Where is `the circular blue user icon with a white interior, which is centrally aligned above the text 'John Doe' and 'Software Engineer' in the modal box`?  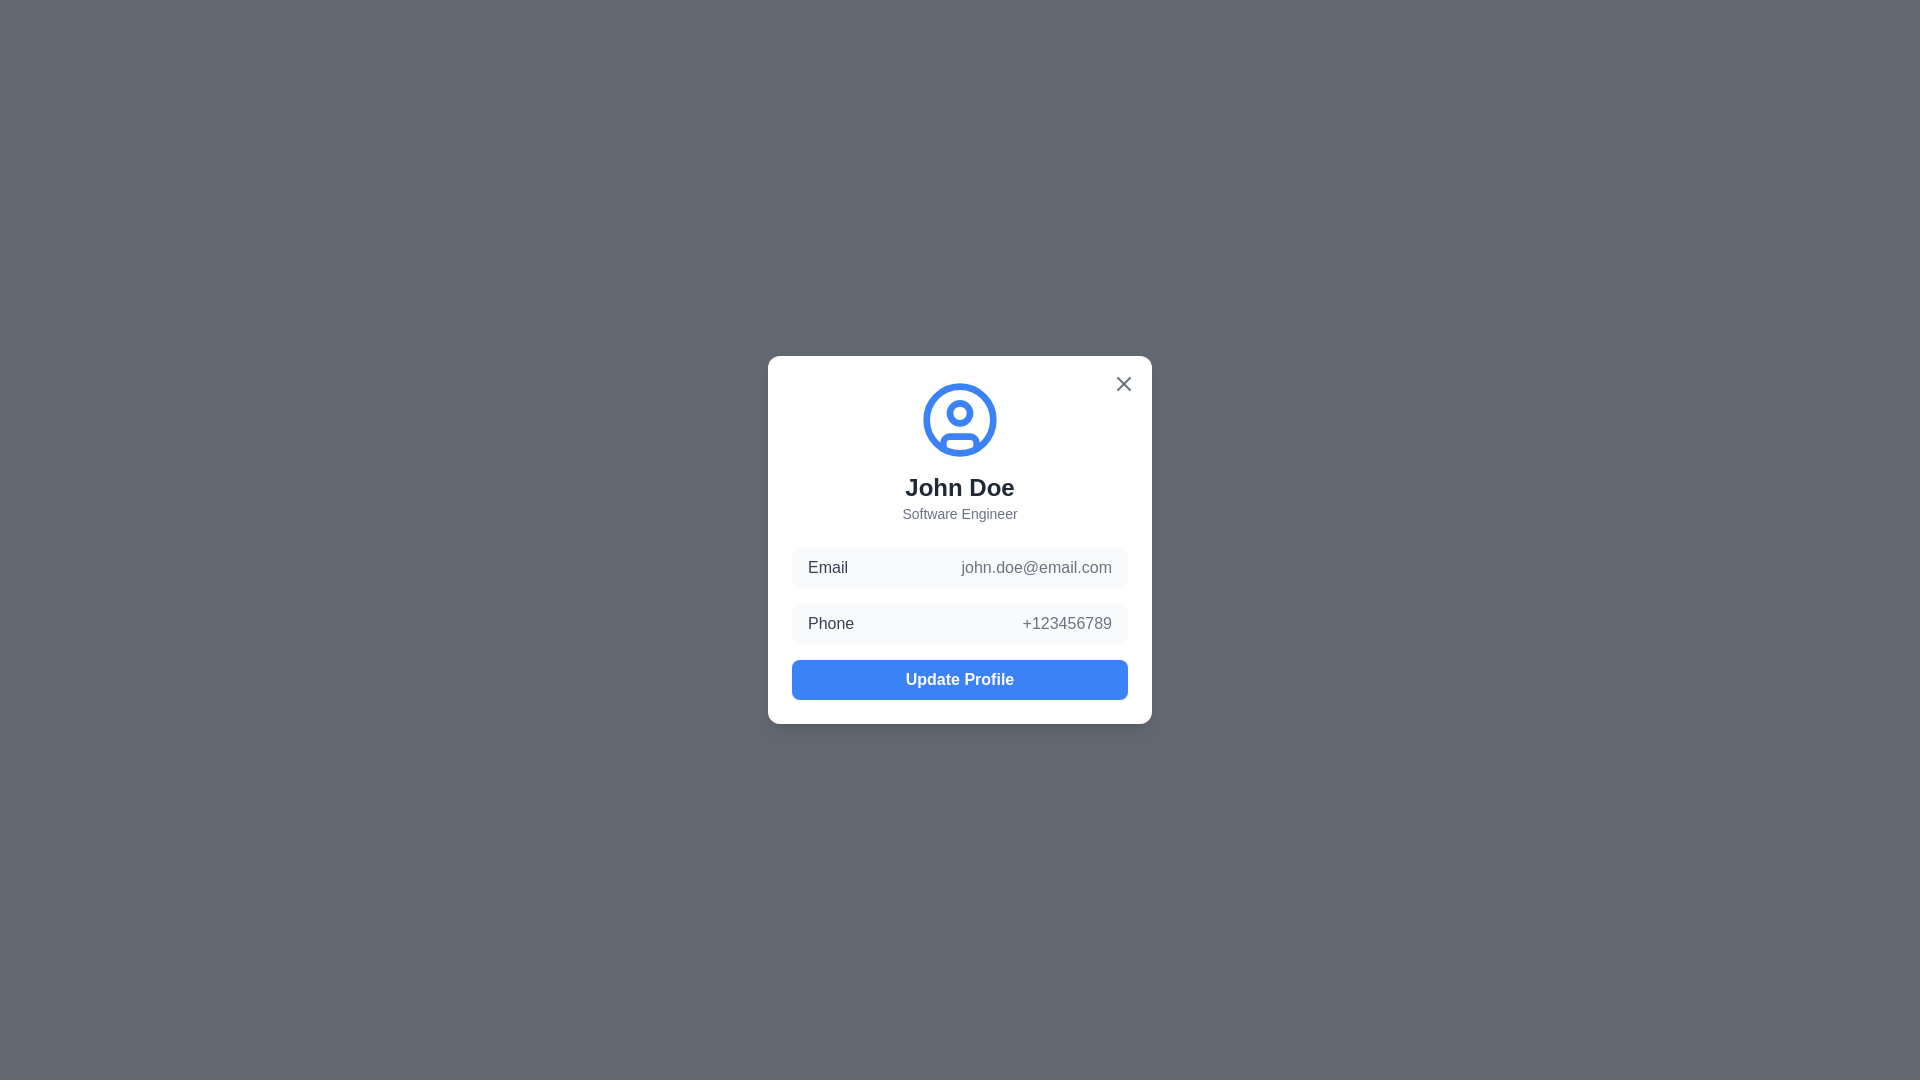 the circular blue user icon with a white interior, which is centrally aligned above the text 'John Doe' and 'Software Engineer' in the modal box is located at coordinates (960, 419).